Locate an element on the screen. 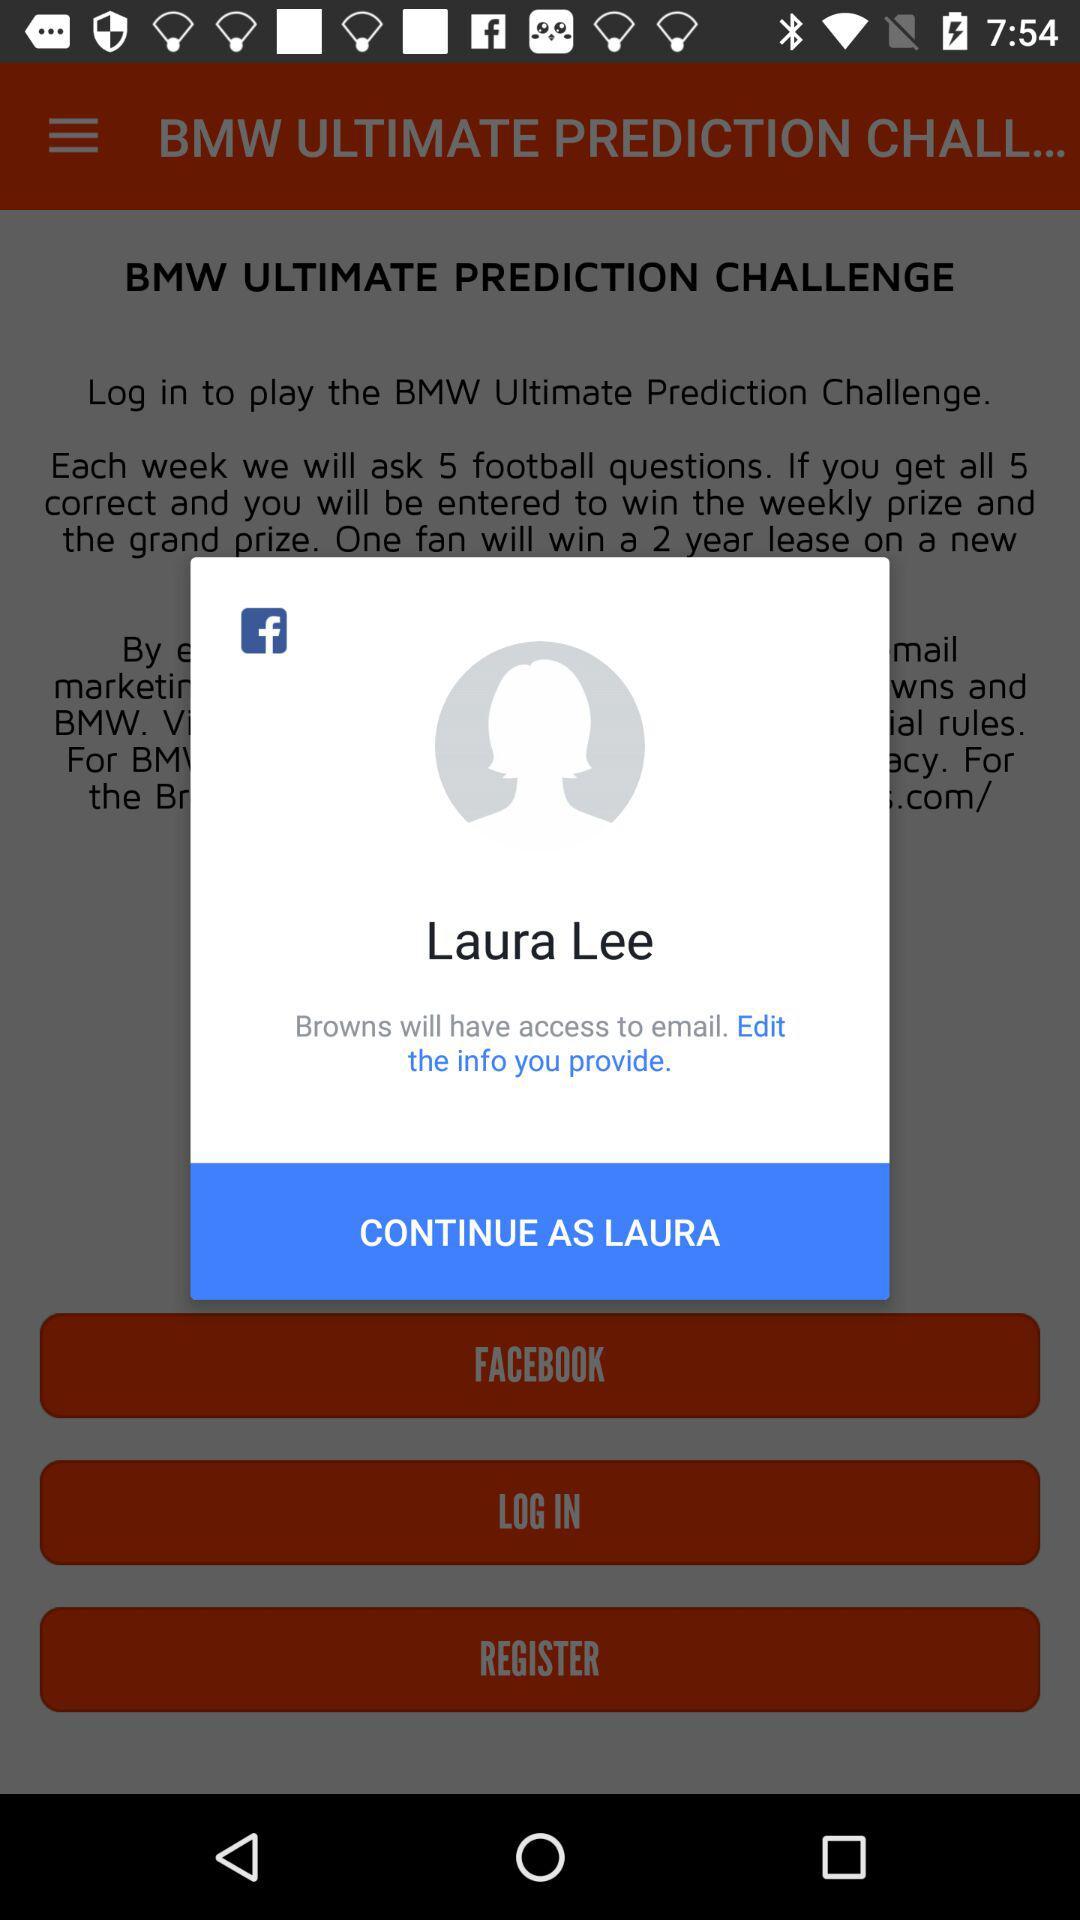 This screenshot has width=1080, height=1920. the continue as laura item is located at coordinates (540, 1230).